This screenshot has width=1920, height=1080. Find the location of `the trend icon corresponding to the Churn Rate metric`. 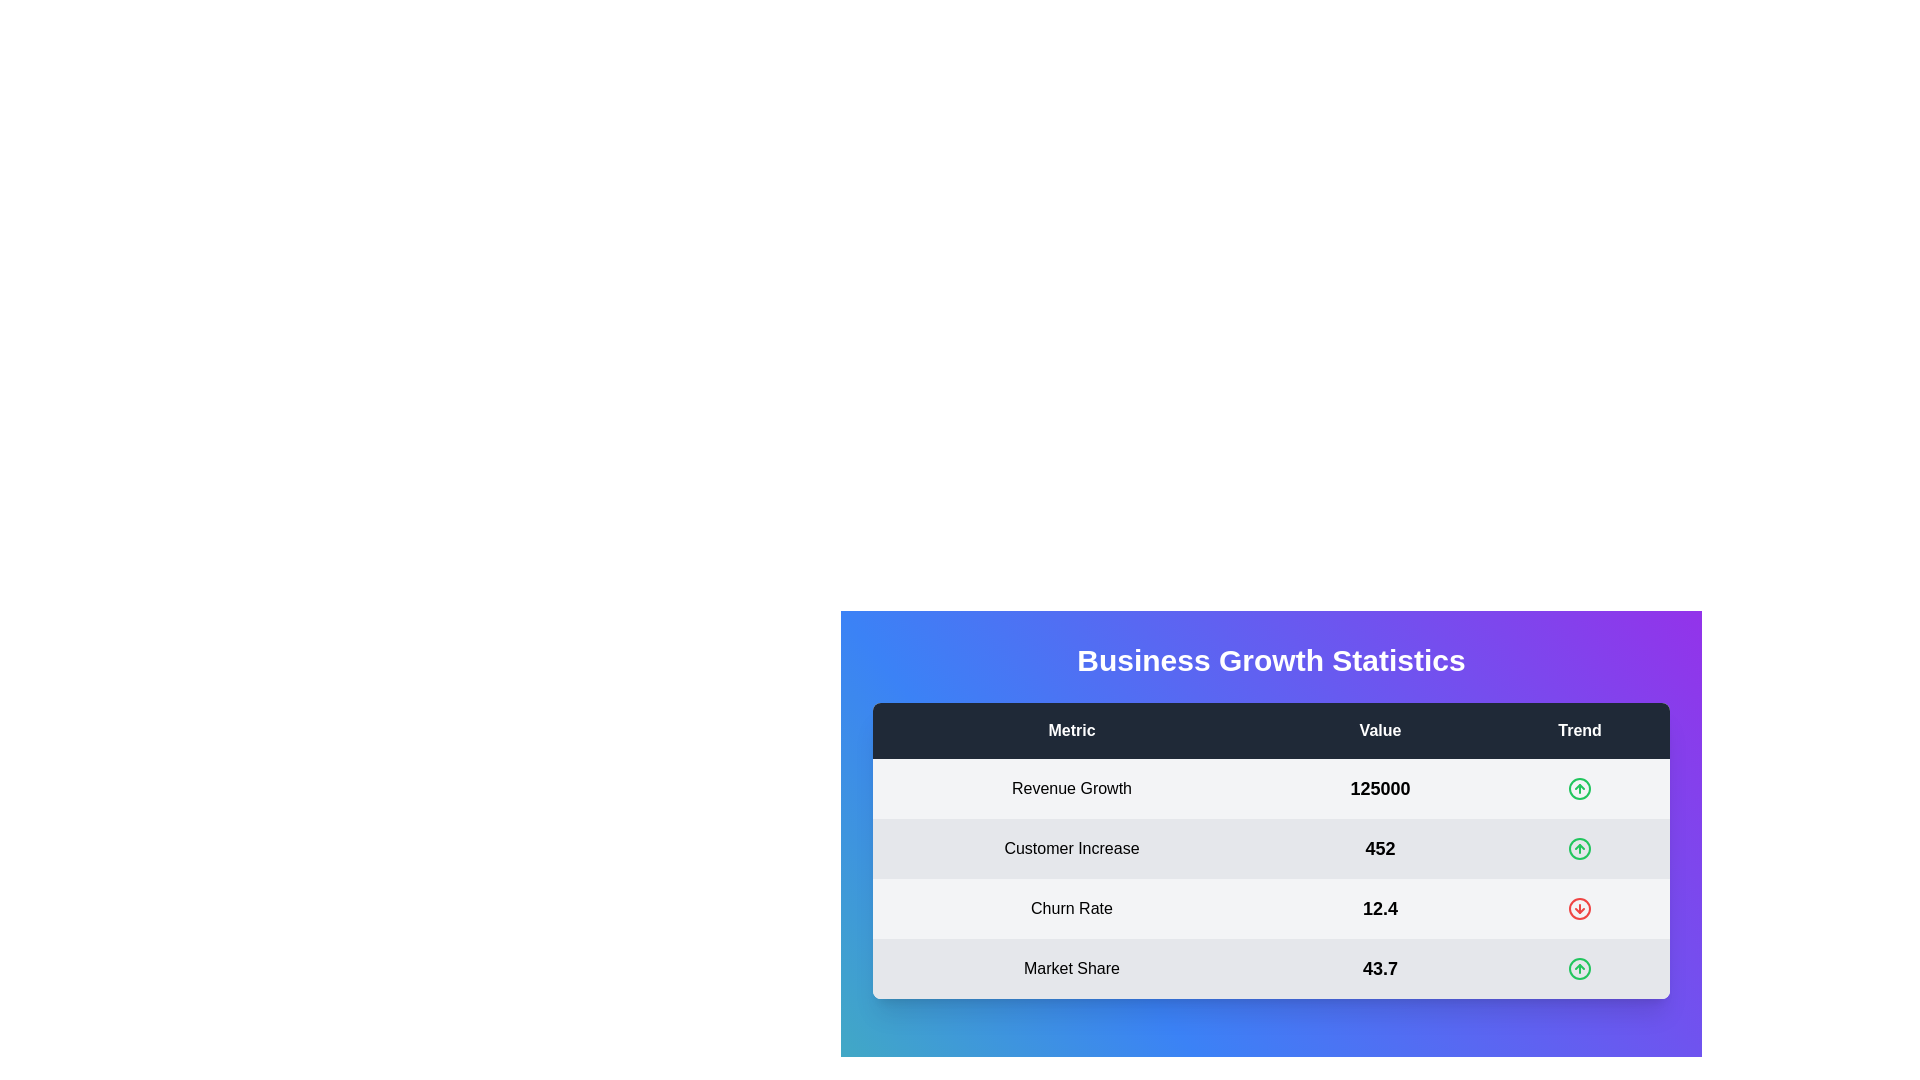

the trend icon corresponding to the Churn Rate metric is located at coordinates (1578, 909).